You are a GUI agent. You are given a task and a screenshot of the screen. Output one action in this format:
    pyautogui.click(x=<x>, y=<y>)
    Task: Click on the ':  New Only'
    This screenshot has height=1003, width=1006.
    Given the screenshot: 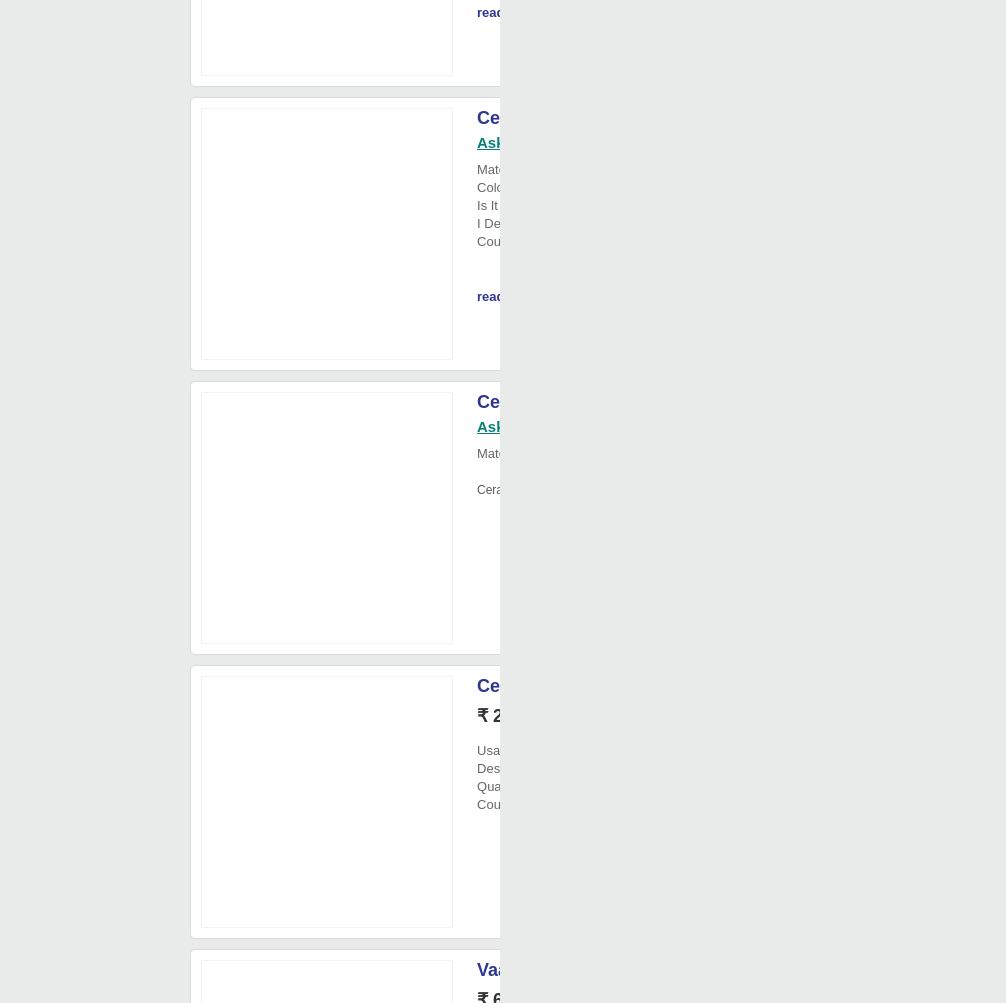 What is the action you would take?
    pyautogui.click(x=557, y=223)
    